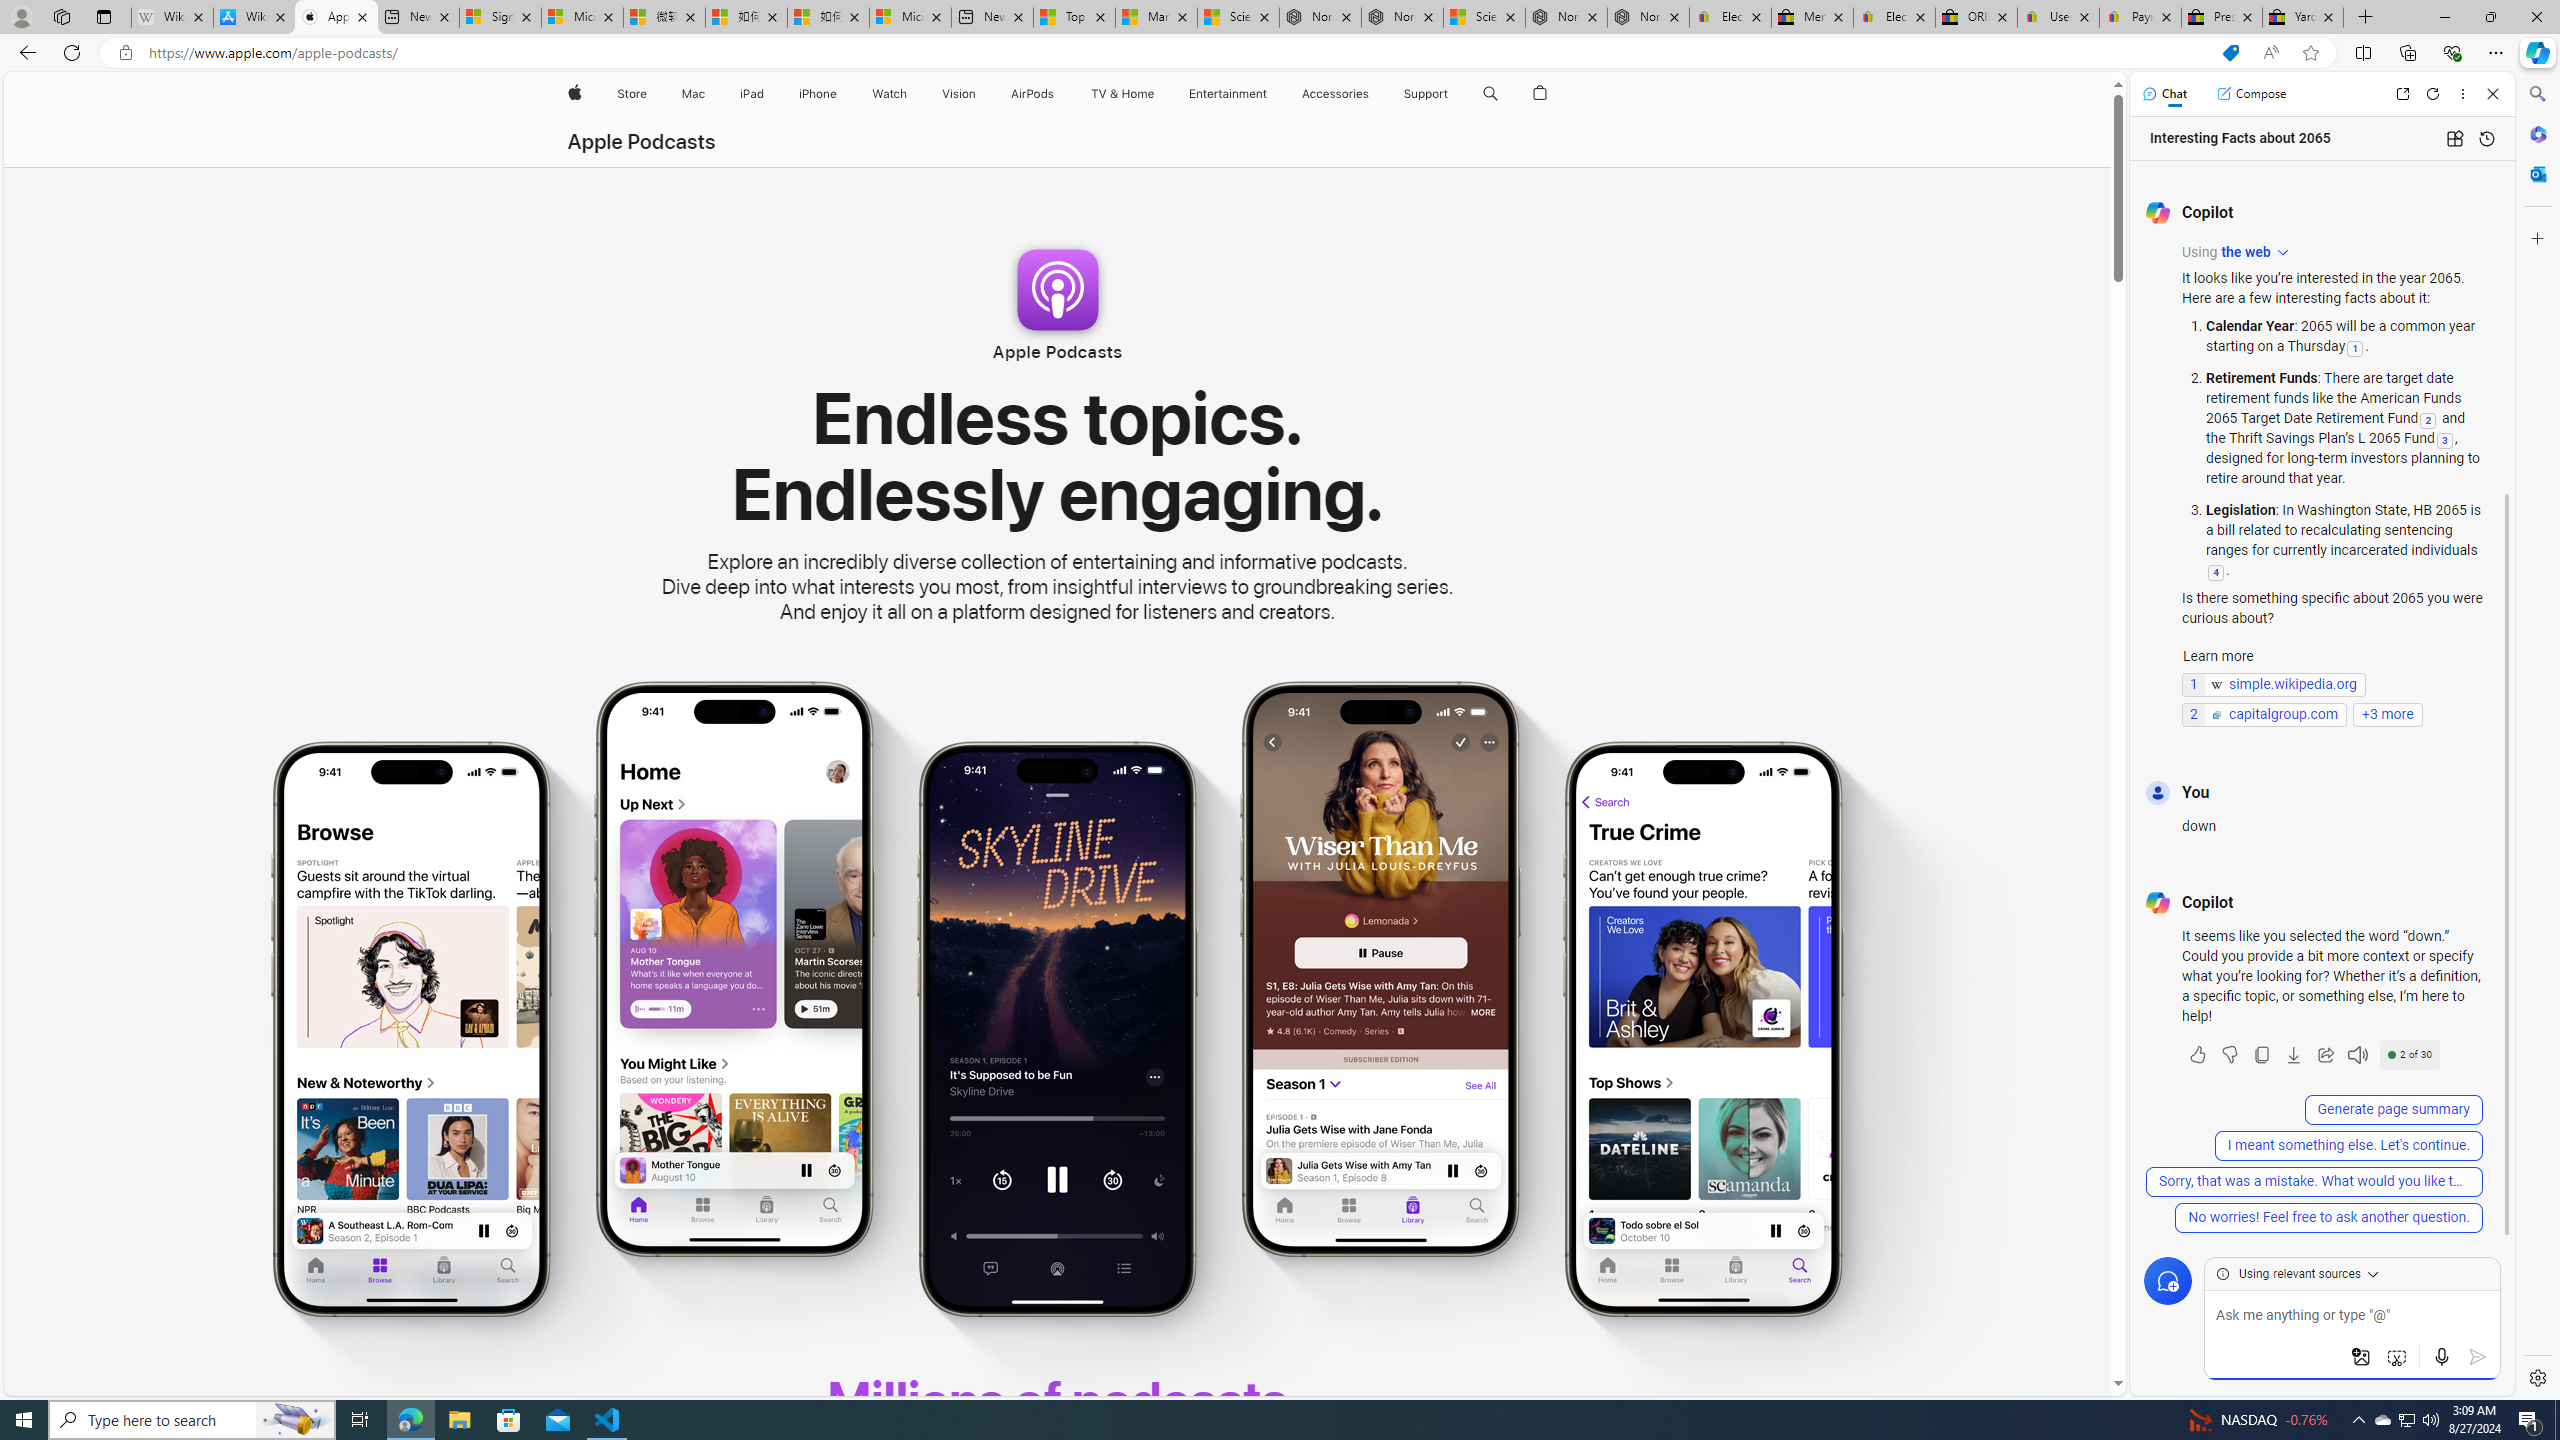 The image size is (2560, 1440). What do you see at coordinates (631, 93) in the screenshot?
I see `'Store'` at bounding box center [631, 93].